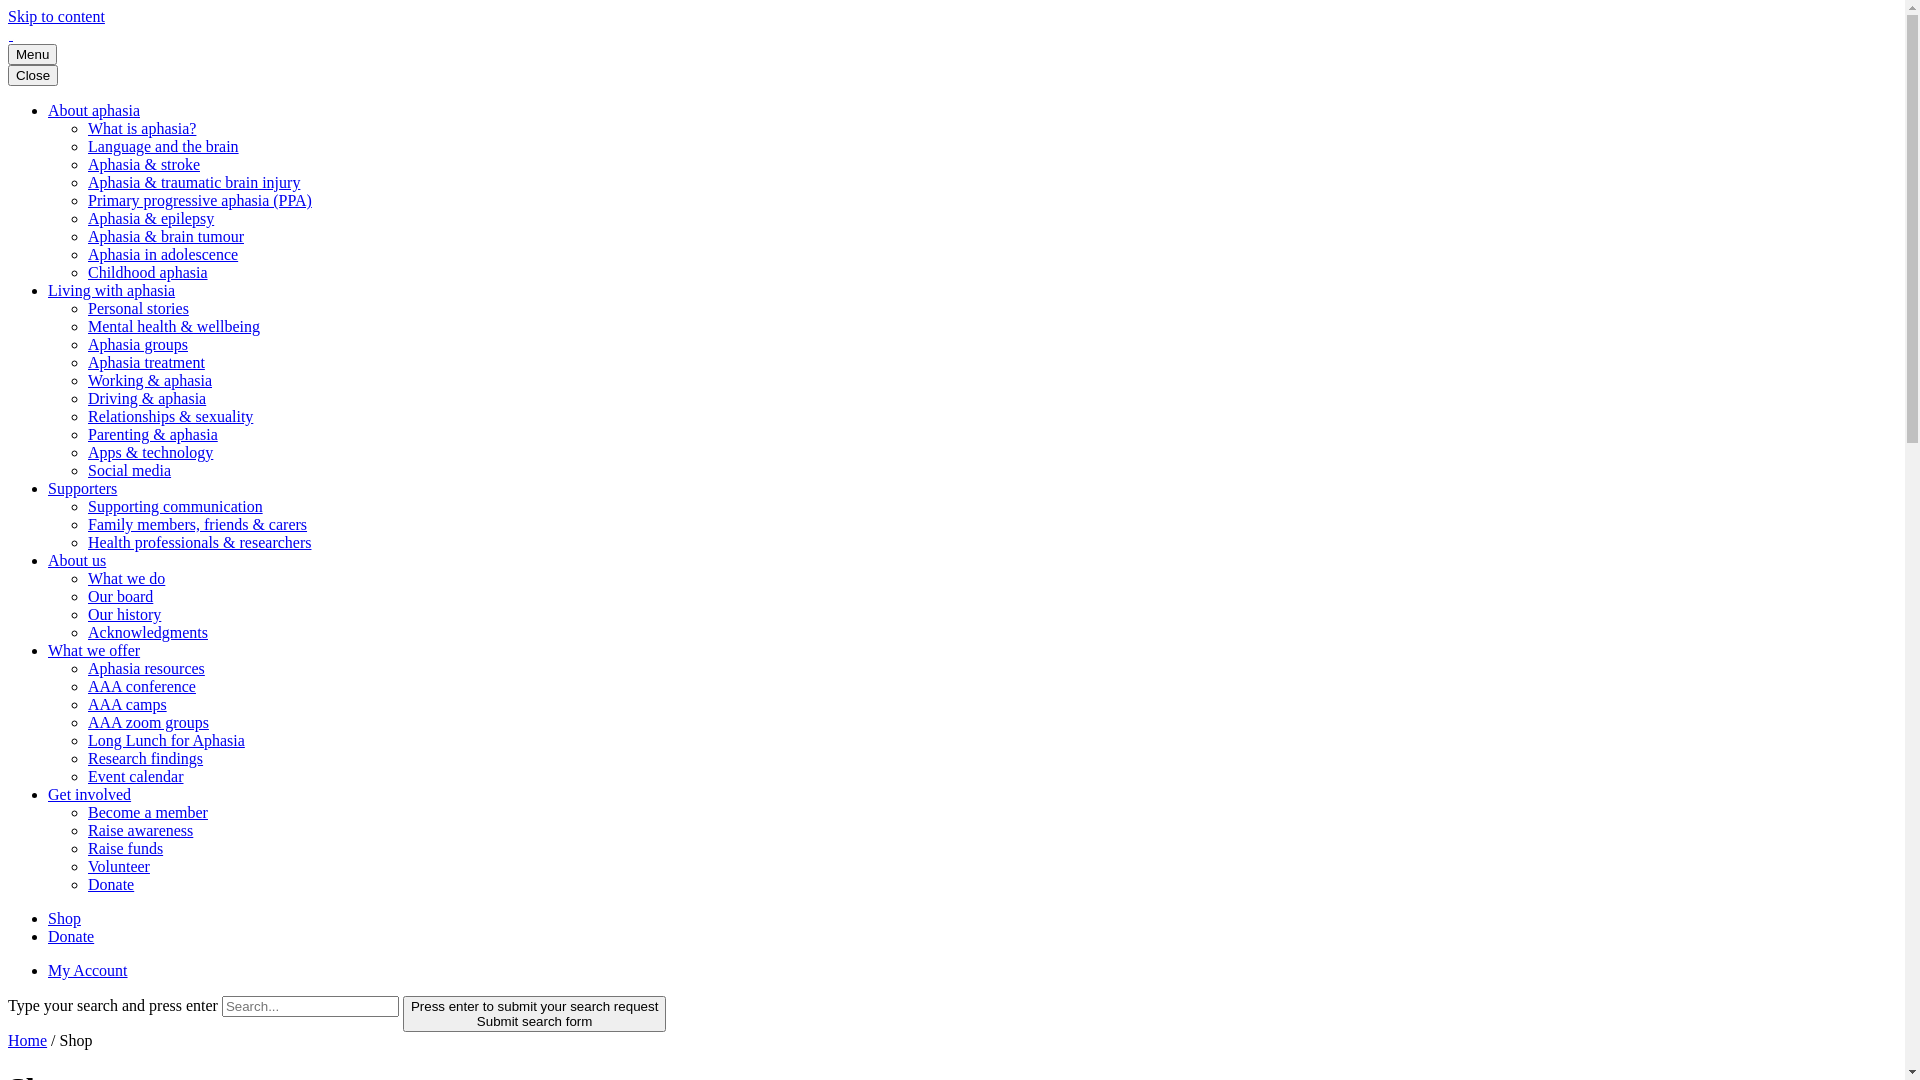 This screenshot has width=1920, height=1080. I want to click on 'Health professionals & researchers', so click(86, 542).